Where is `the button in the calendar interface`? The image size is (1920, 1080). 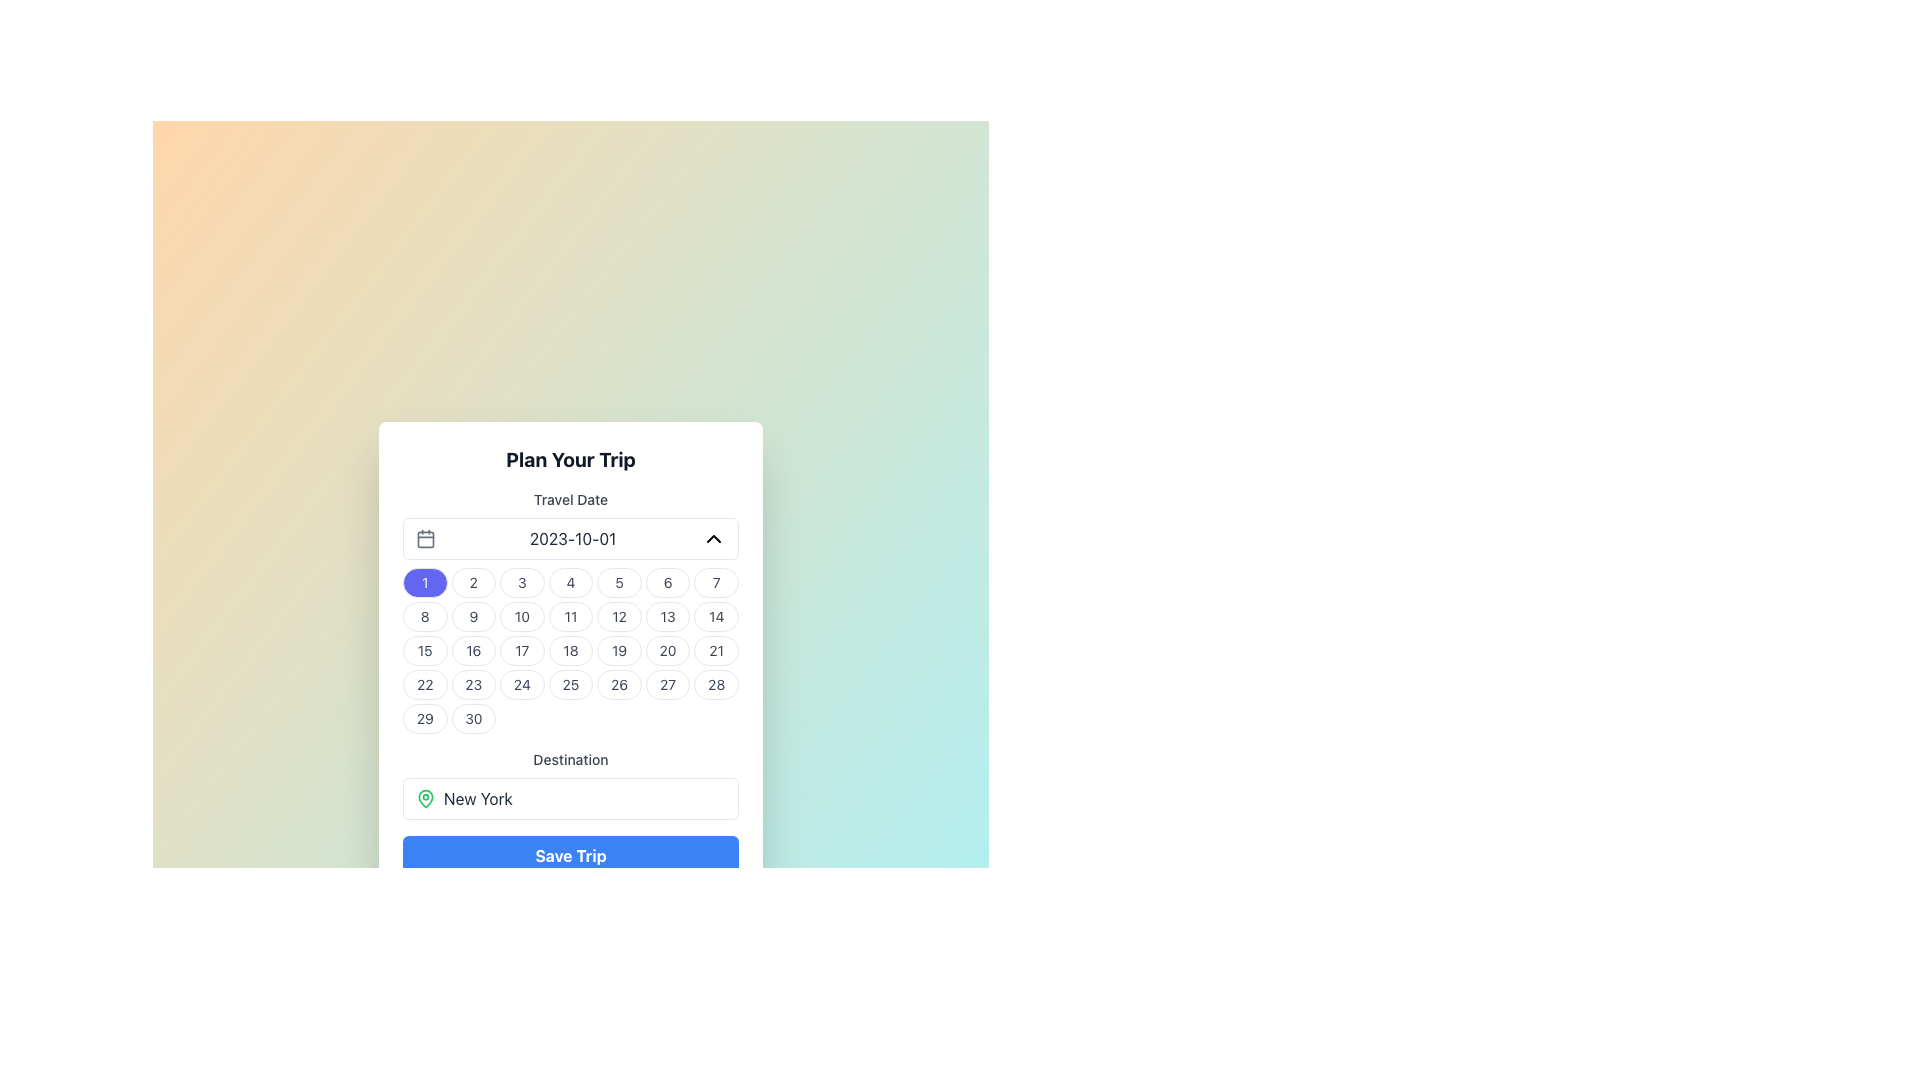 the button in the calendar interface is located at coordinates (472, 616).